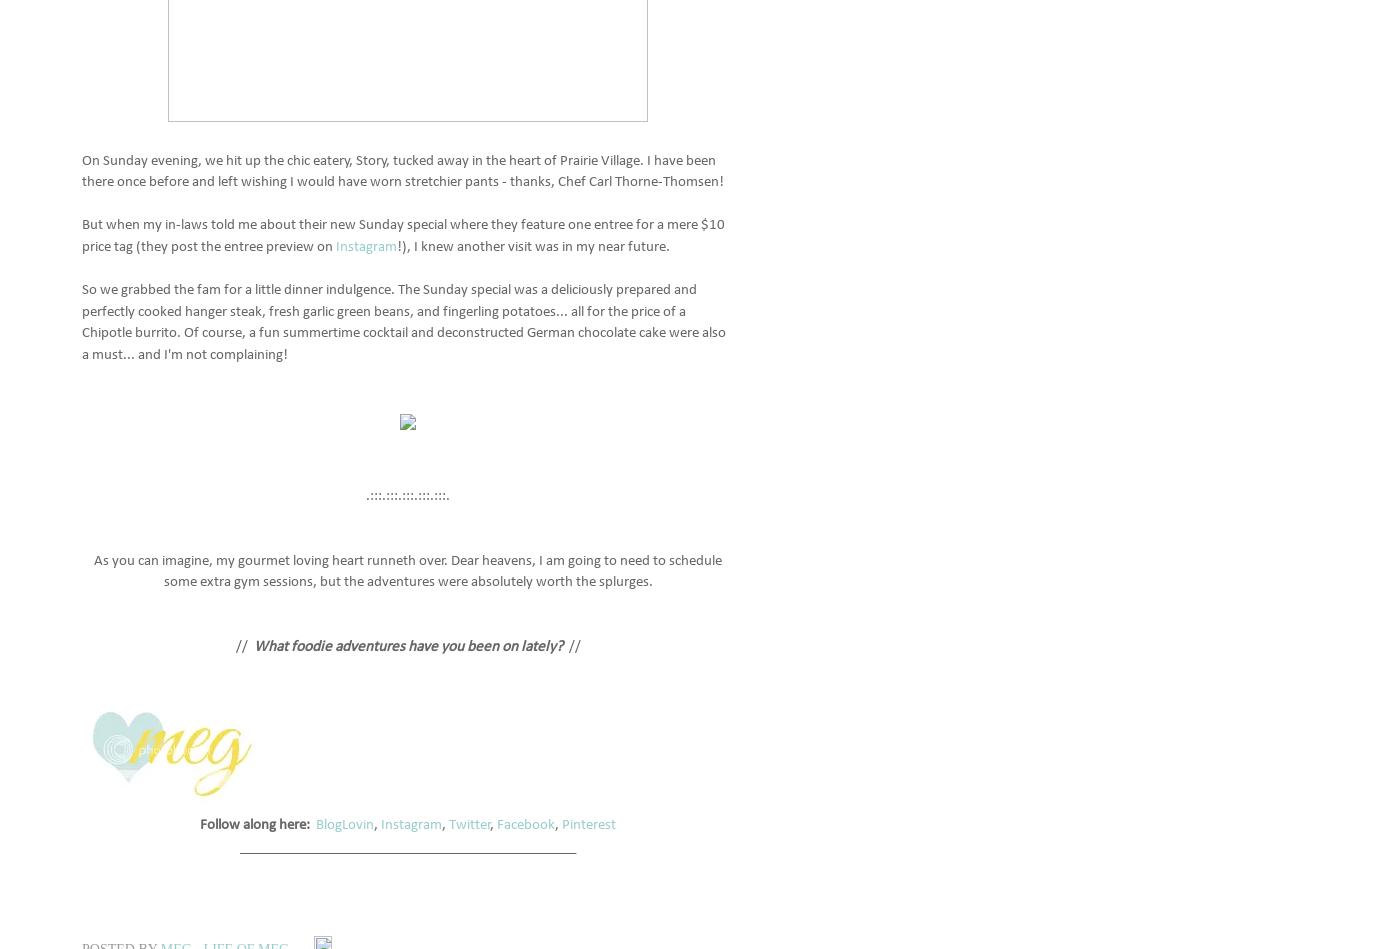 This screenshot has width=1374, height=949. I want to click on '!), I knew another visit was in my near future.', so click(533, 244).